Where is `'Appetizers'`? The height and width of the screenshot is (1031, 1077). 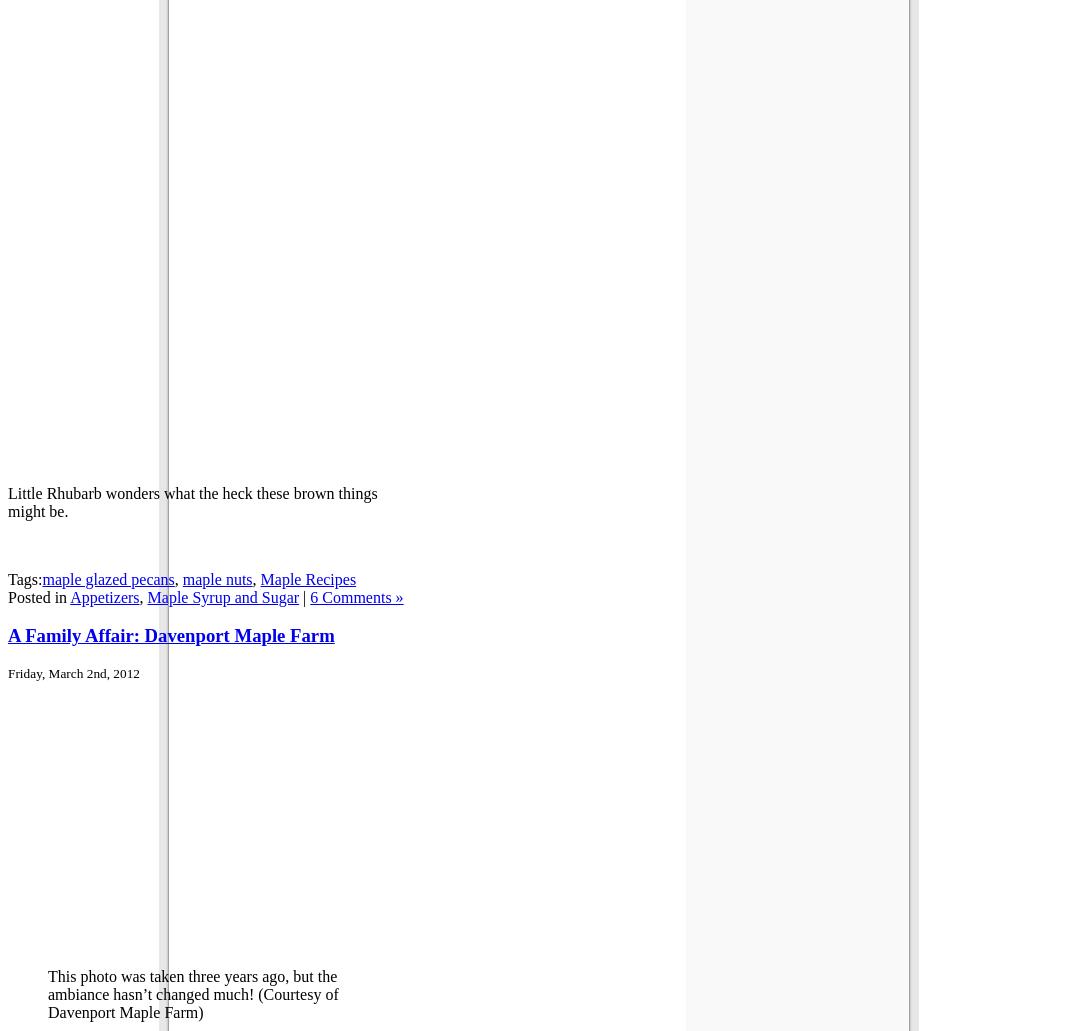 'Appetizers' is located at coordinates (103, 595).